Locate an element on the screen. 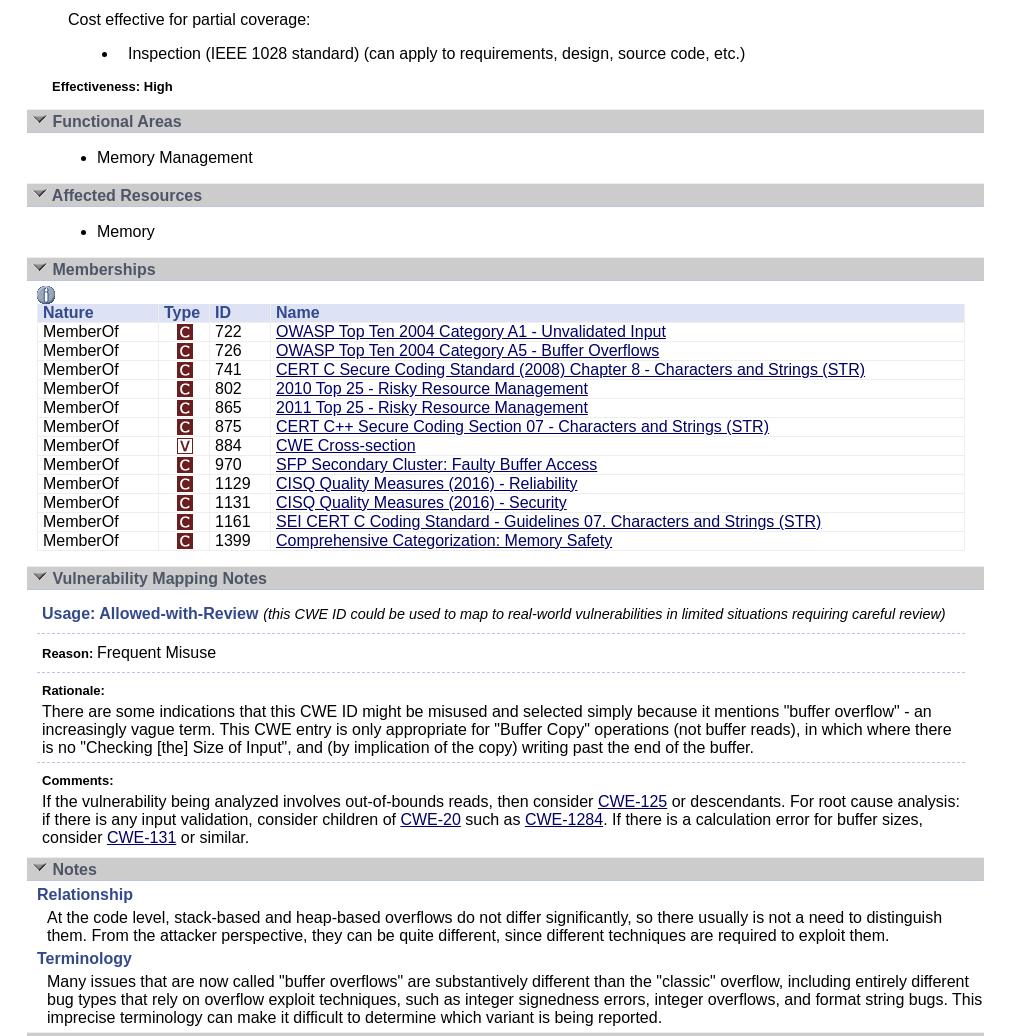 The image size is (1020, 1036). 'SEI CERT C Coding Standard - Guidelines 07. Characters and Strings (STR)' is located at coordinates (275, 521).